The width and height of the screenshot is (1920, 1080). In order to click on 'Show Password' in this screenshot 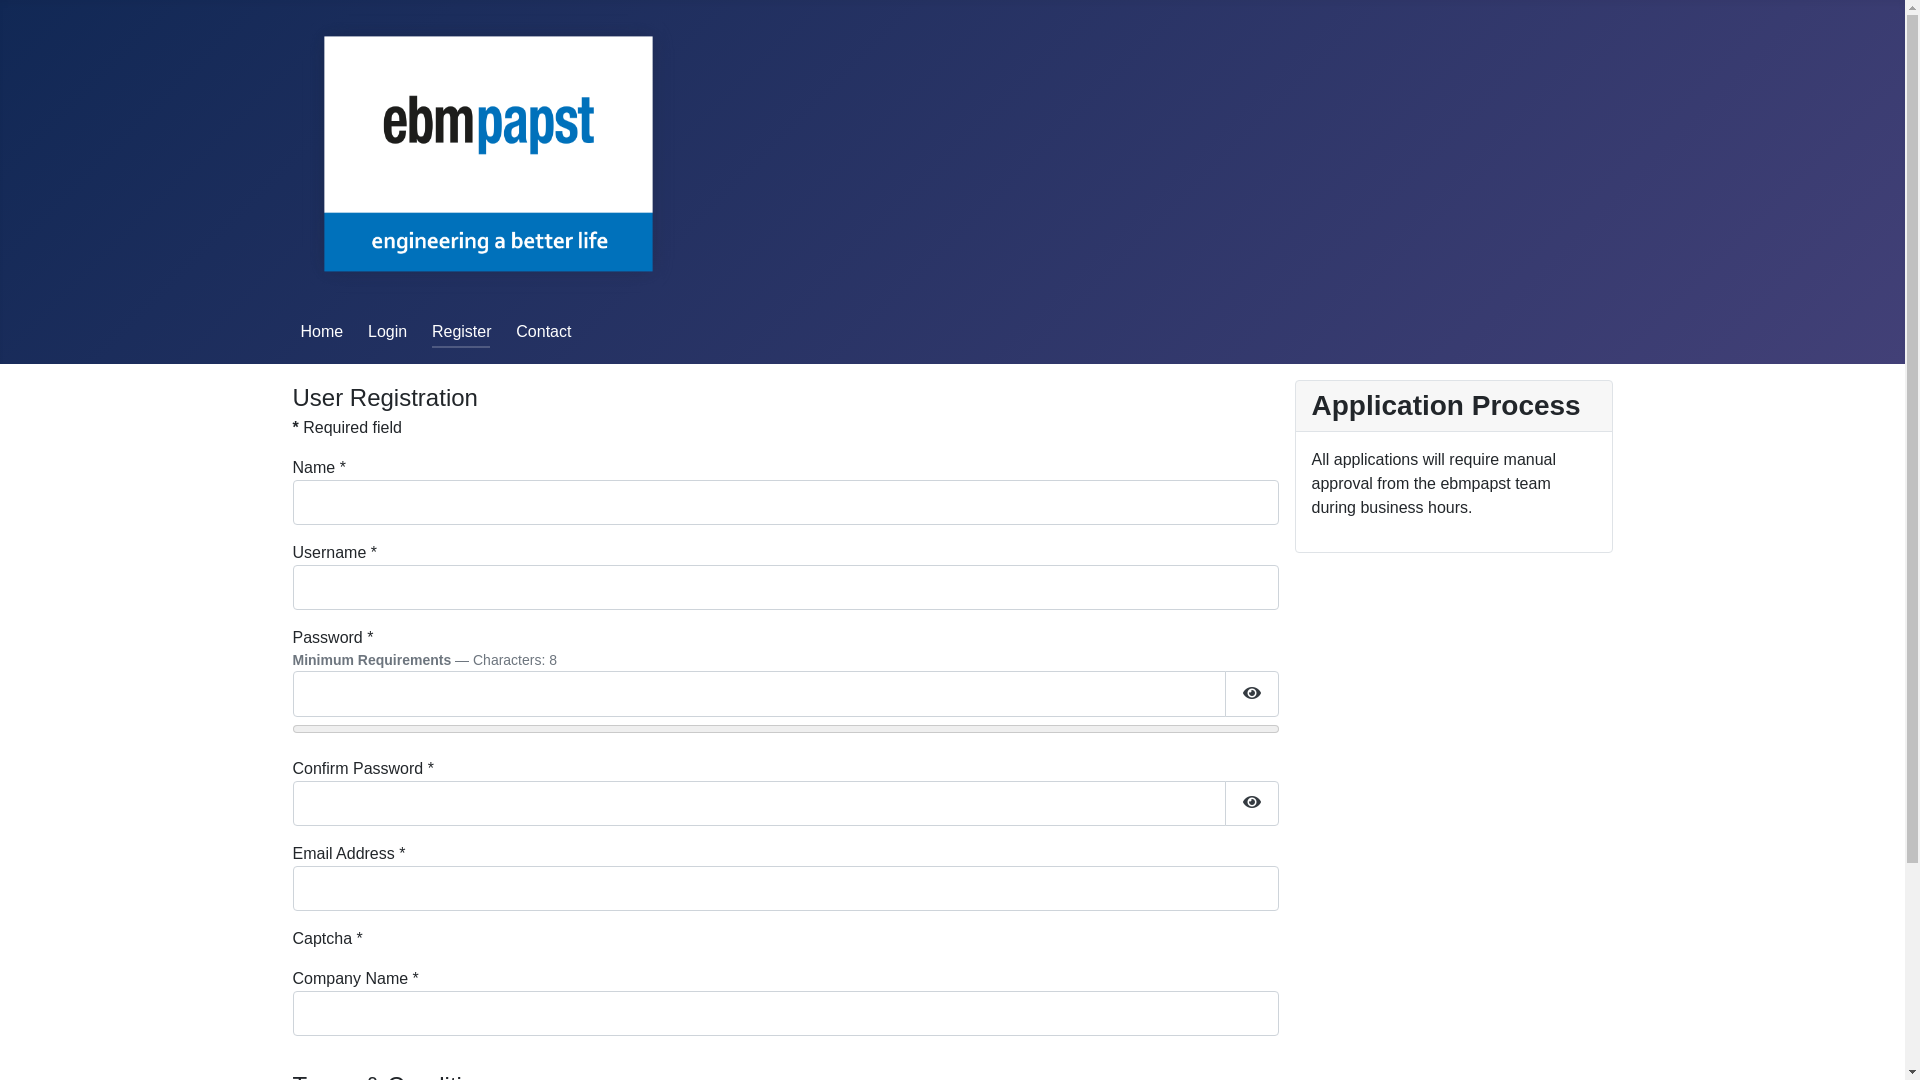, I will do `click(1250, 692)`.